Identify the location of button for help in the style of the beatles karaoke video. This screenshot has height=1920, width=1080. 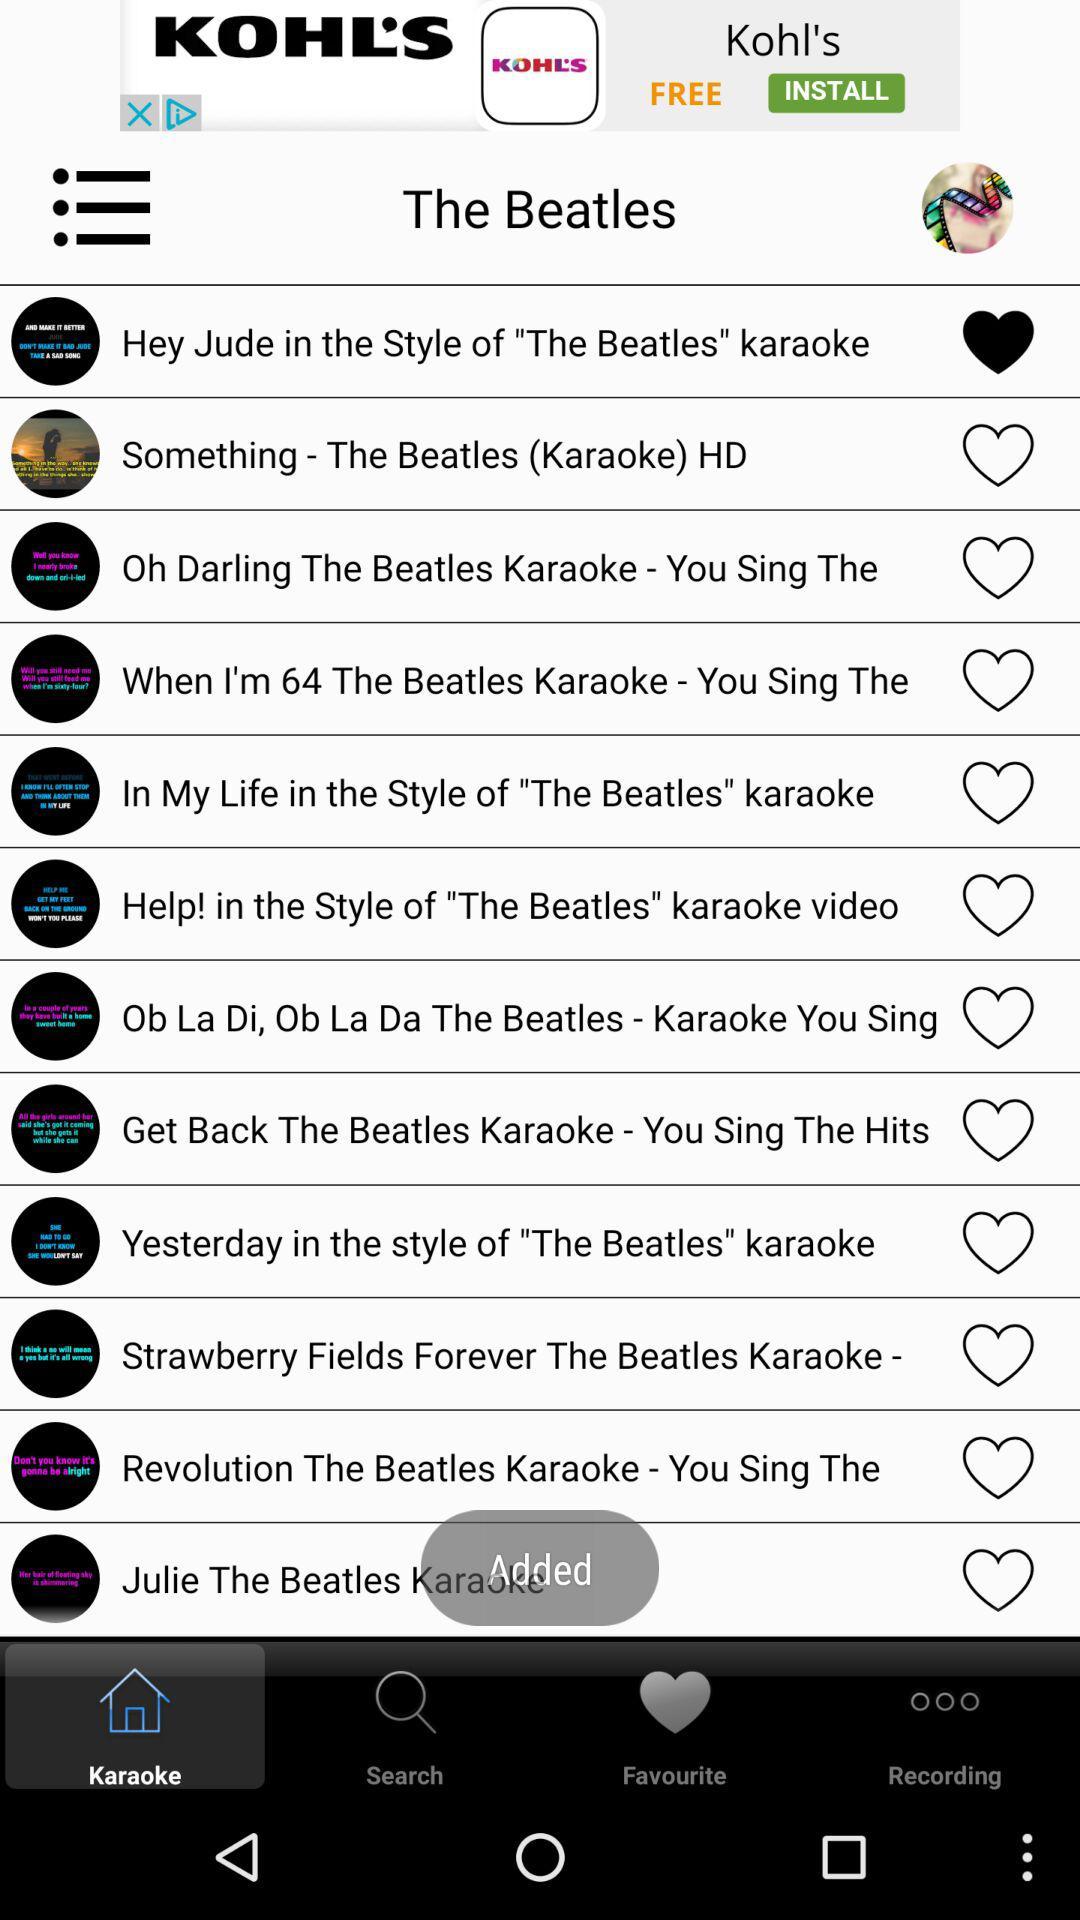
(998, 902).